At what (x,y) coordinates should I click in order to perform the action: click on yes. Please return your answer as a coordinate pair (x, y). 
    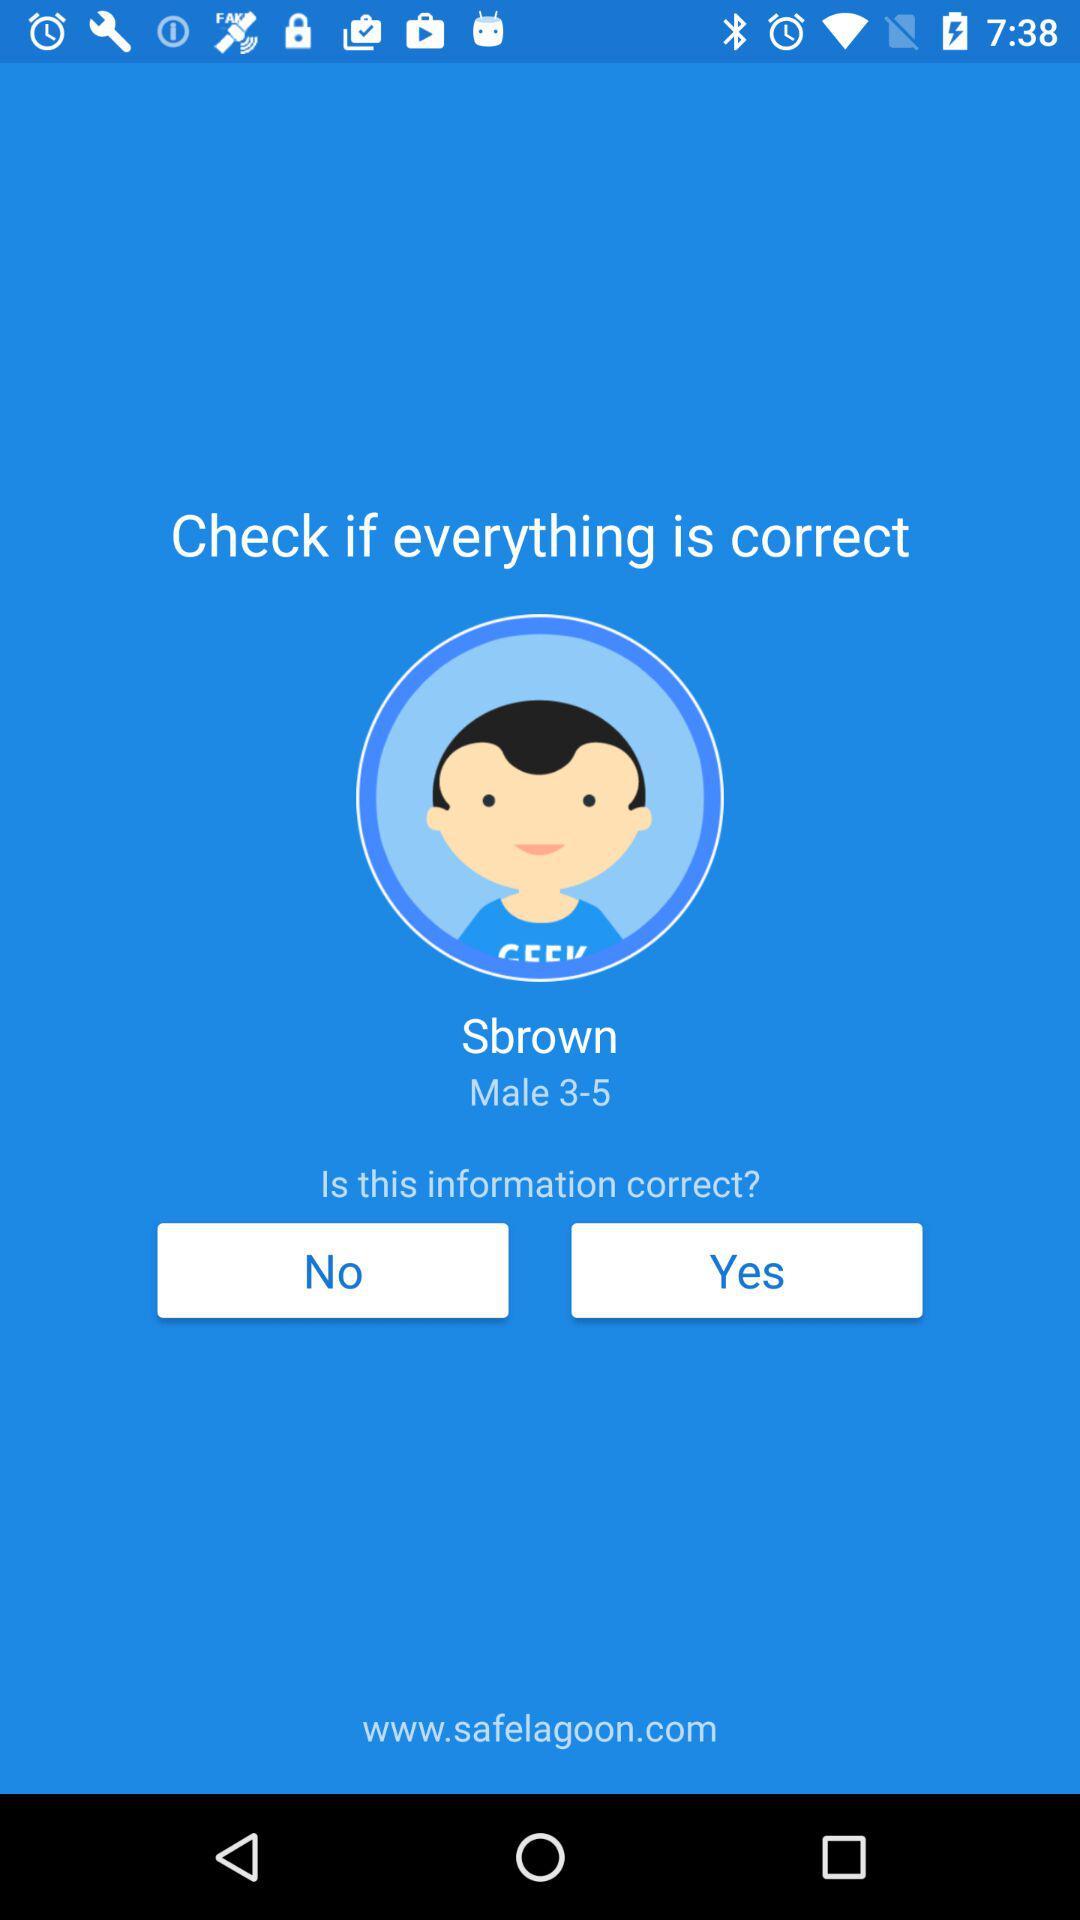
    Looking at the image, I should click on (747, 1269).